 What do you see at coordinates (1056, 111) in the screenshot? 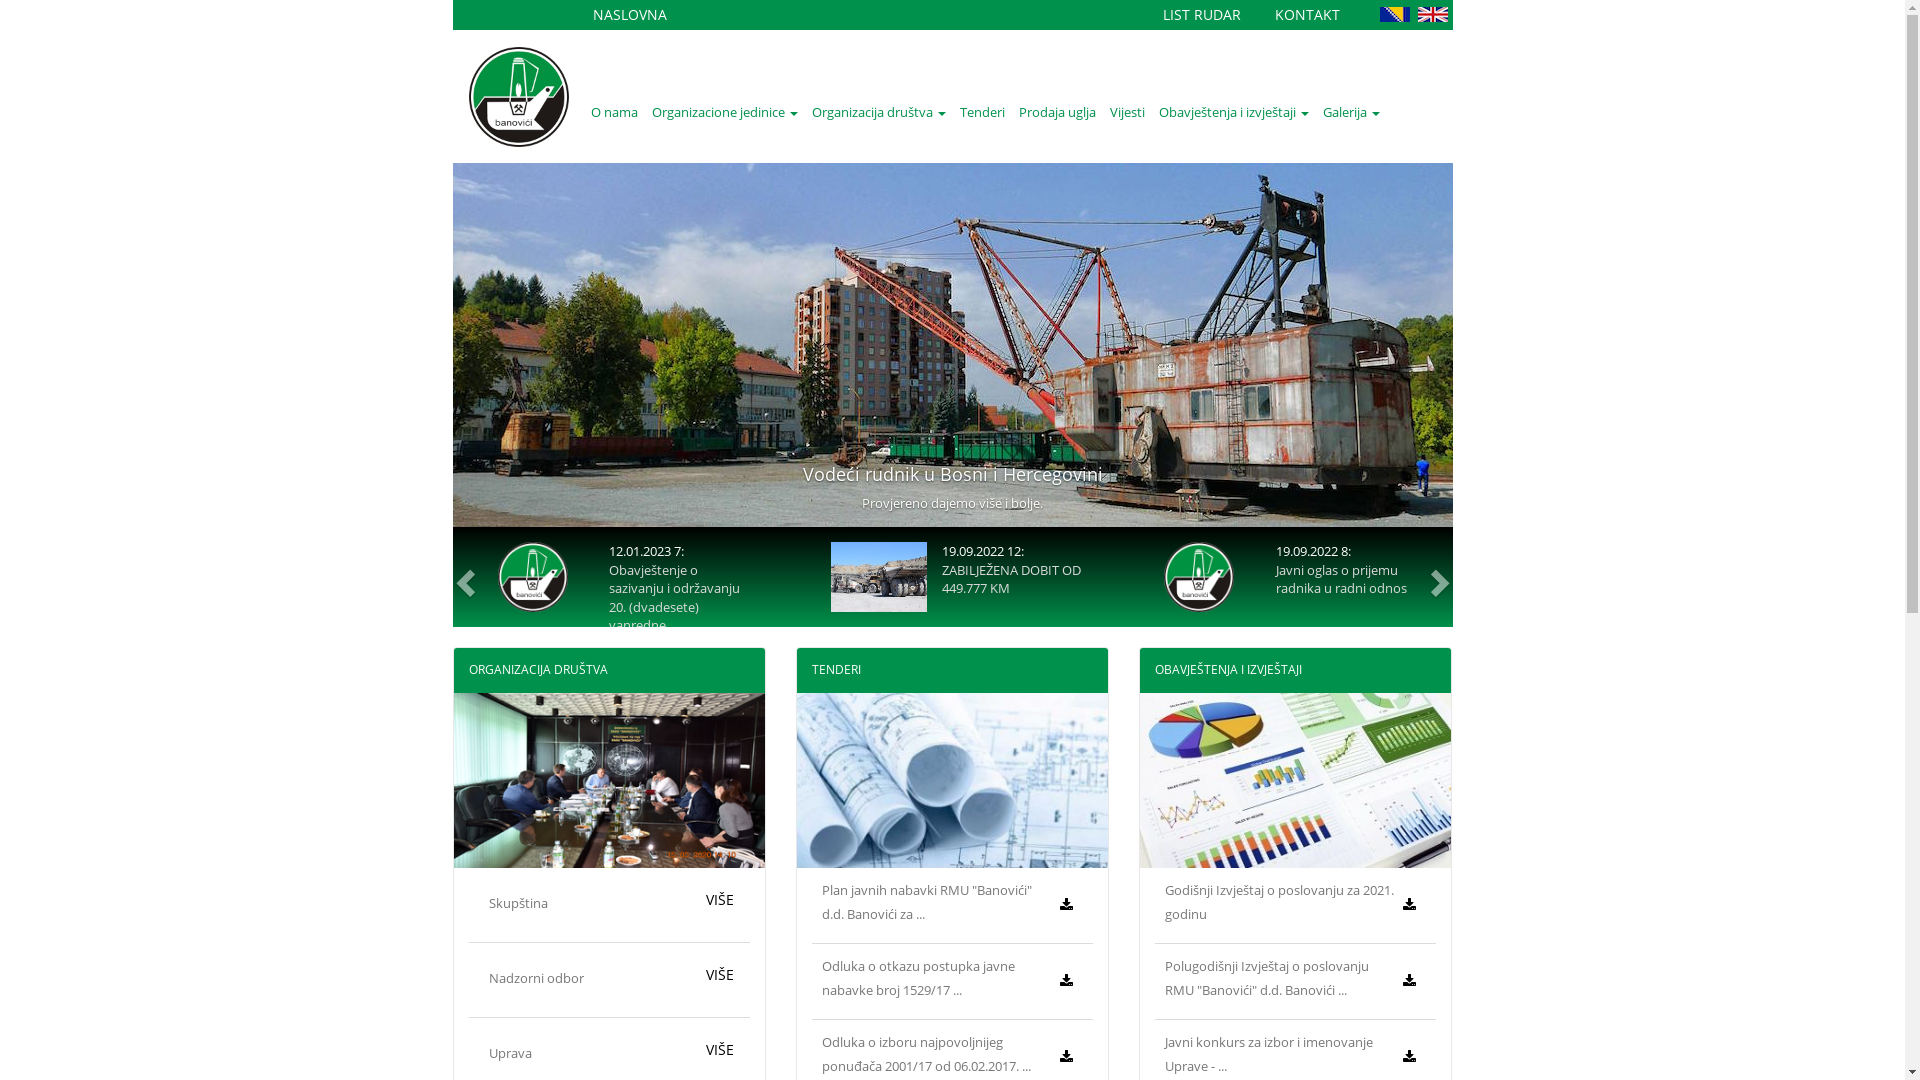
I see `'Prodaja uglja'` at bounding box center [1056, 111].